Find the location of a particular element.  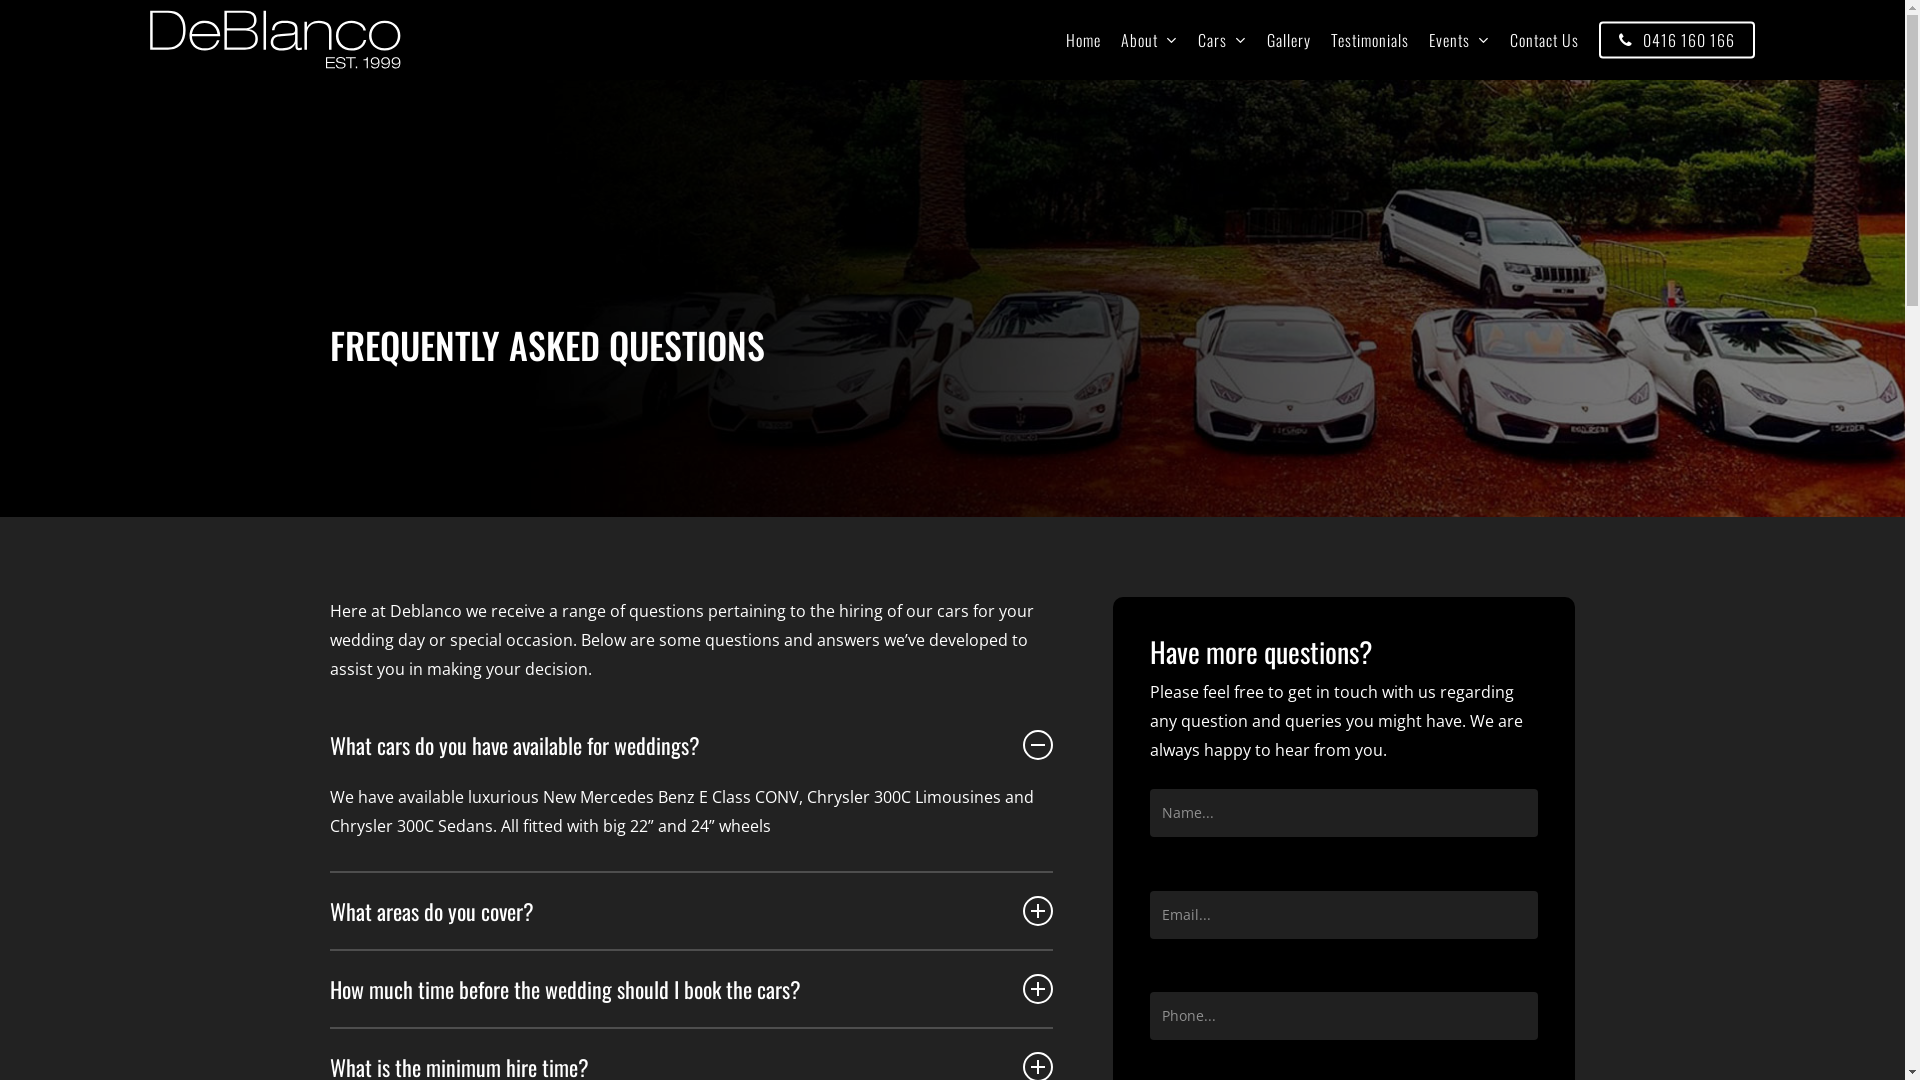

'Gallery' is located at coordinates (1289, 39).